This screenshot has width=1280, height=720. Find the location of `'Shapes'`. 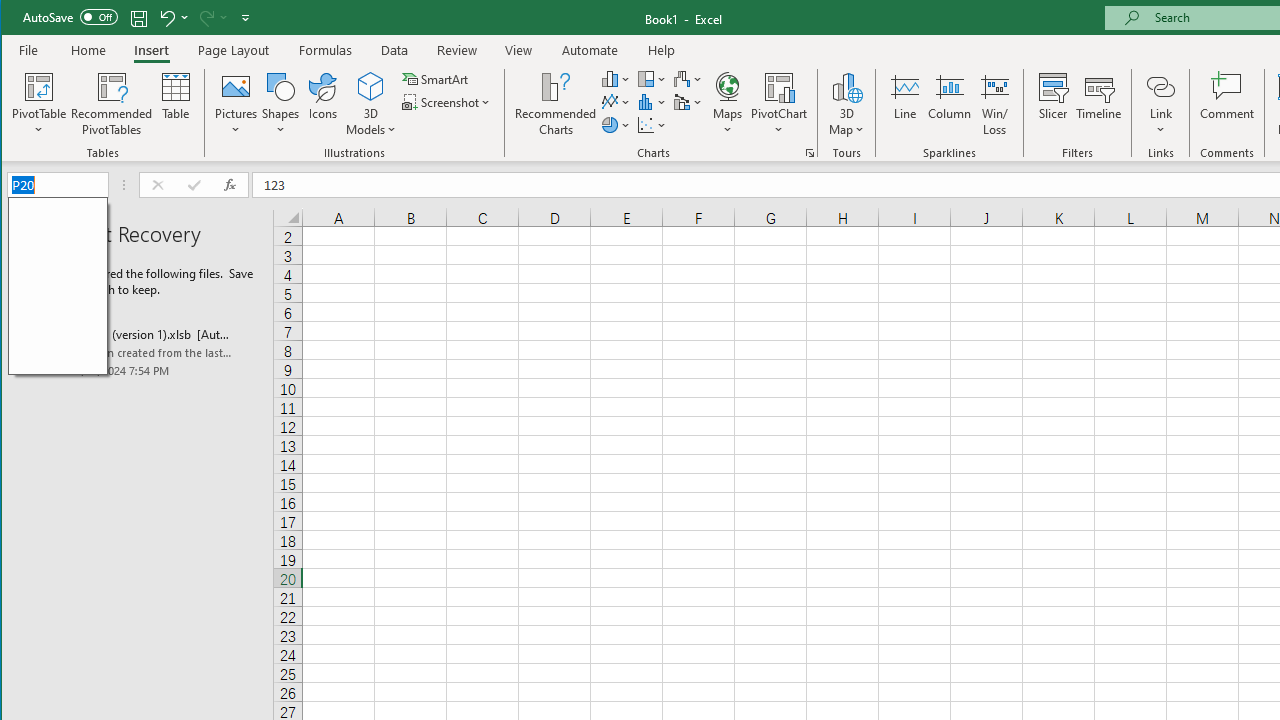

'Shapes' is located at coordinates (279, 104).